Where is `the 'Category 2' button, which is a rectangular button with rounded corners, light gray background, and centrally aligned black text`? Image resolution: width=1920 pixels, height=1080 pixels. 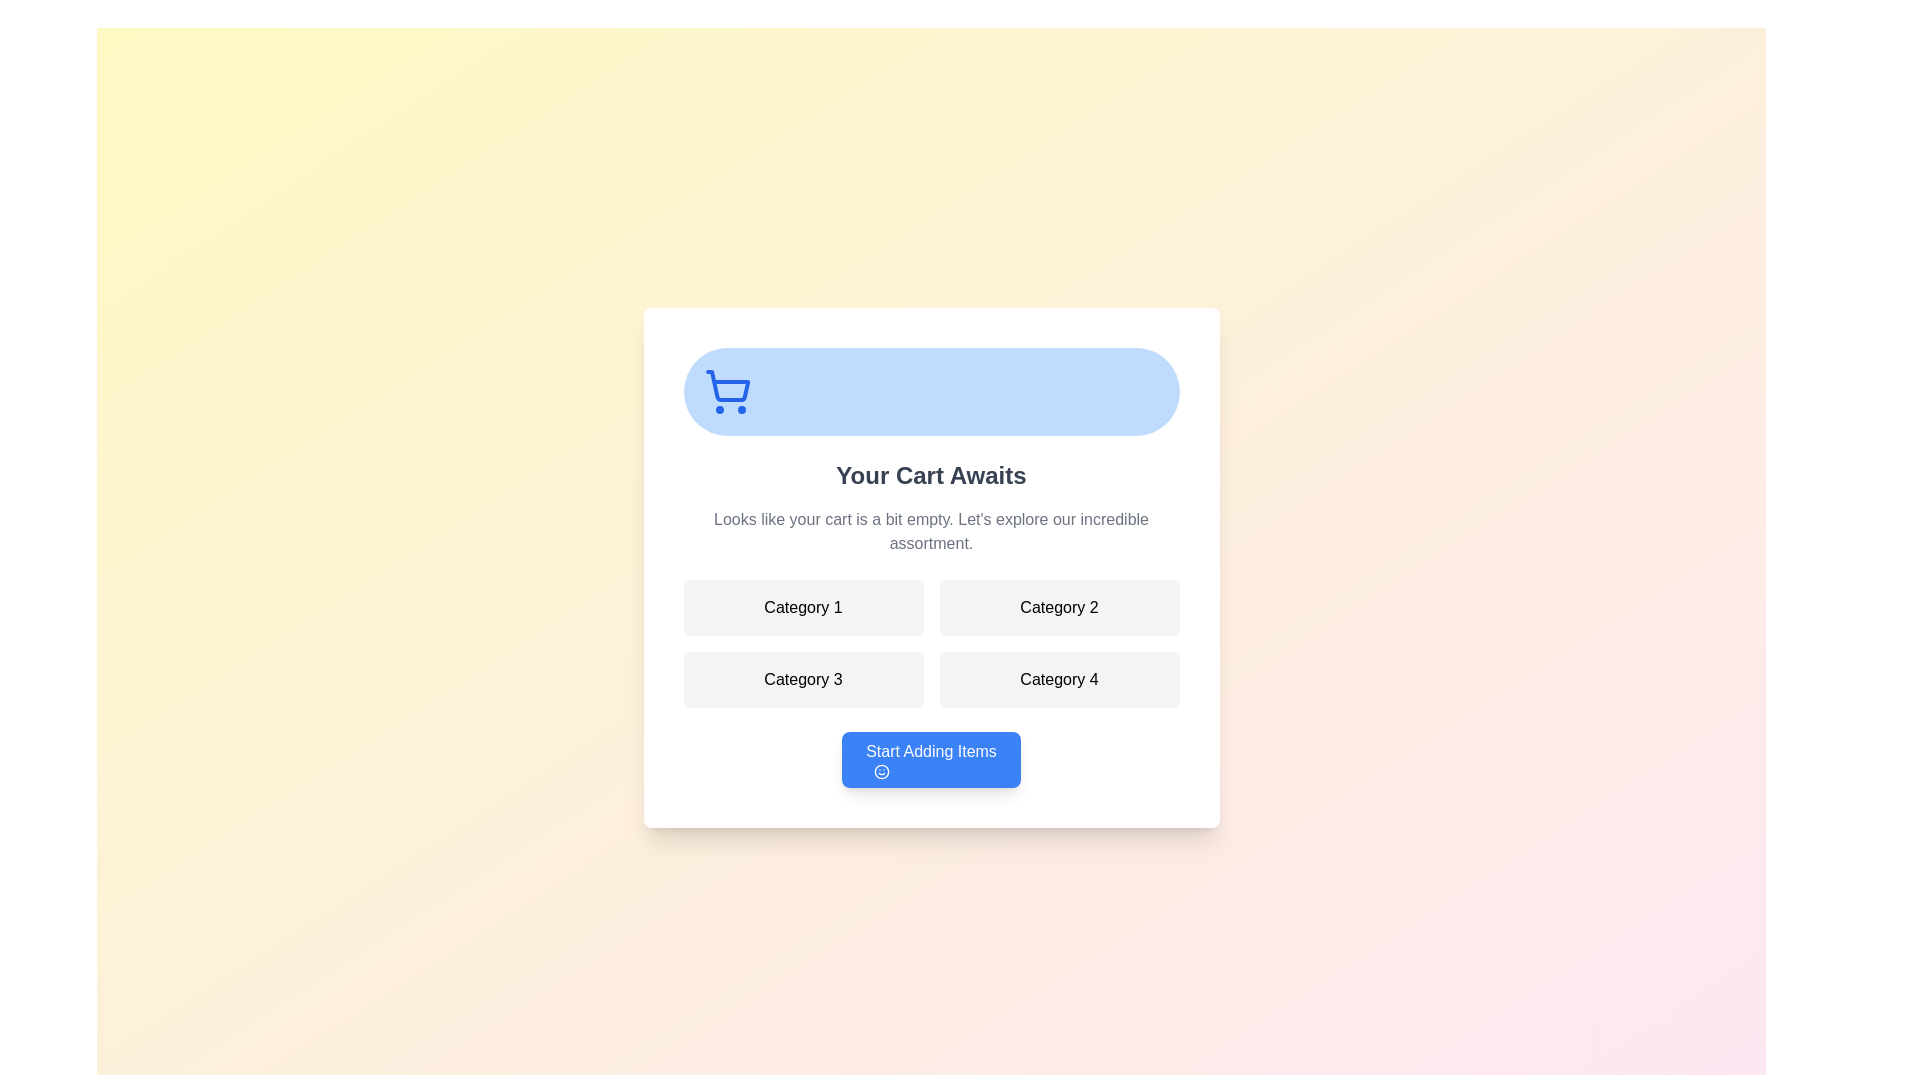 the 'Category 2' button, which is a rectangular button with rounded corners, light gray background, and centrally aligned black text is located at coordinates (1058, 607).